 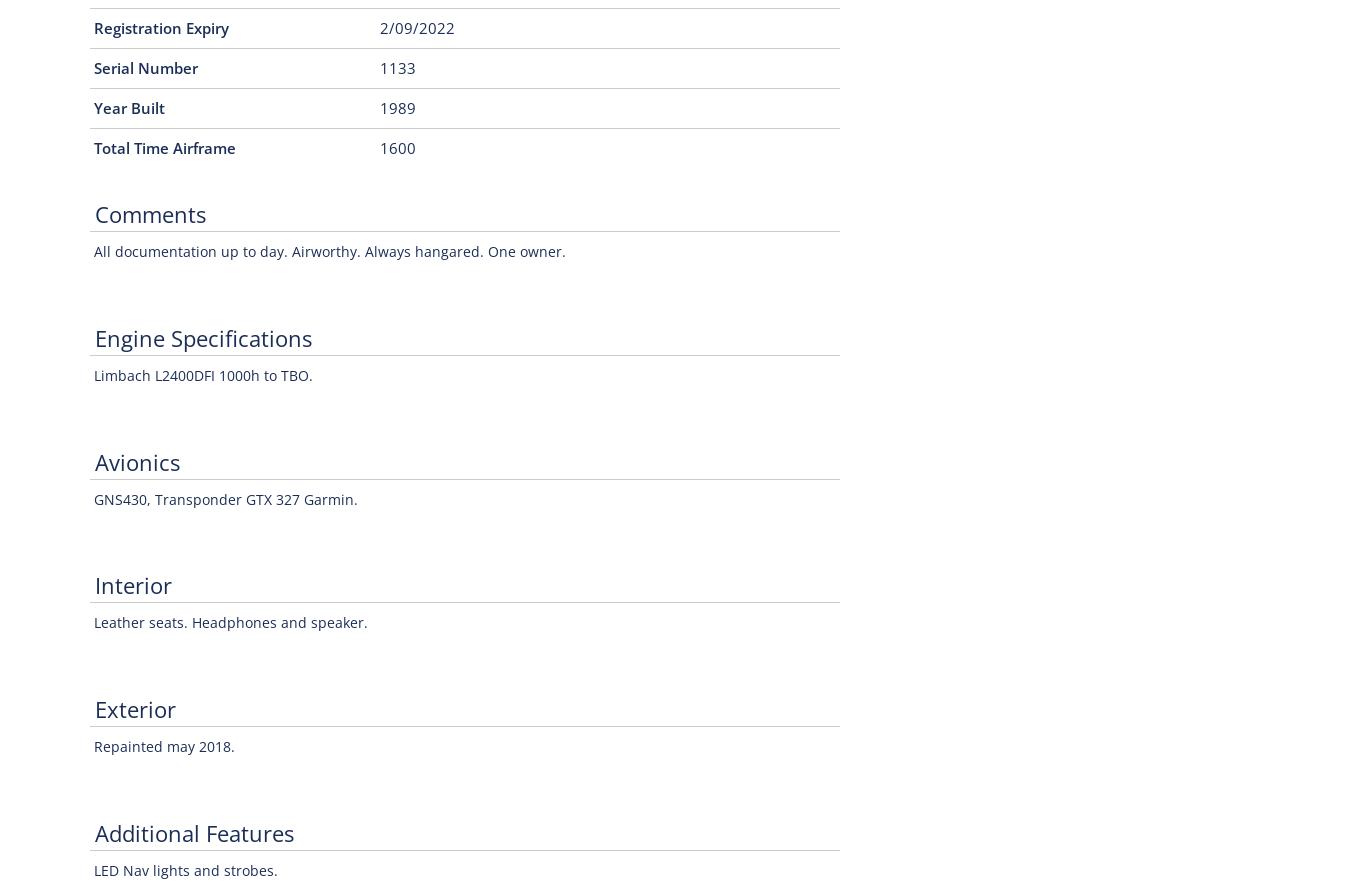 What do you see at coordinates (194, 830) in the screenshot?
I see `'Additional Features'` at bounding box center [194, 830].